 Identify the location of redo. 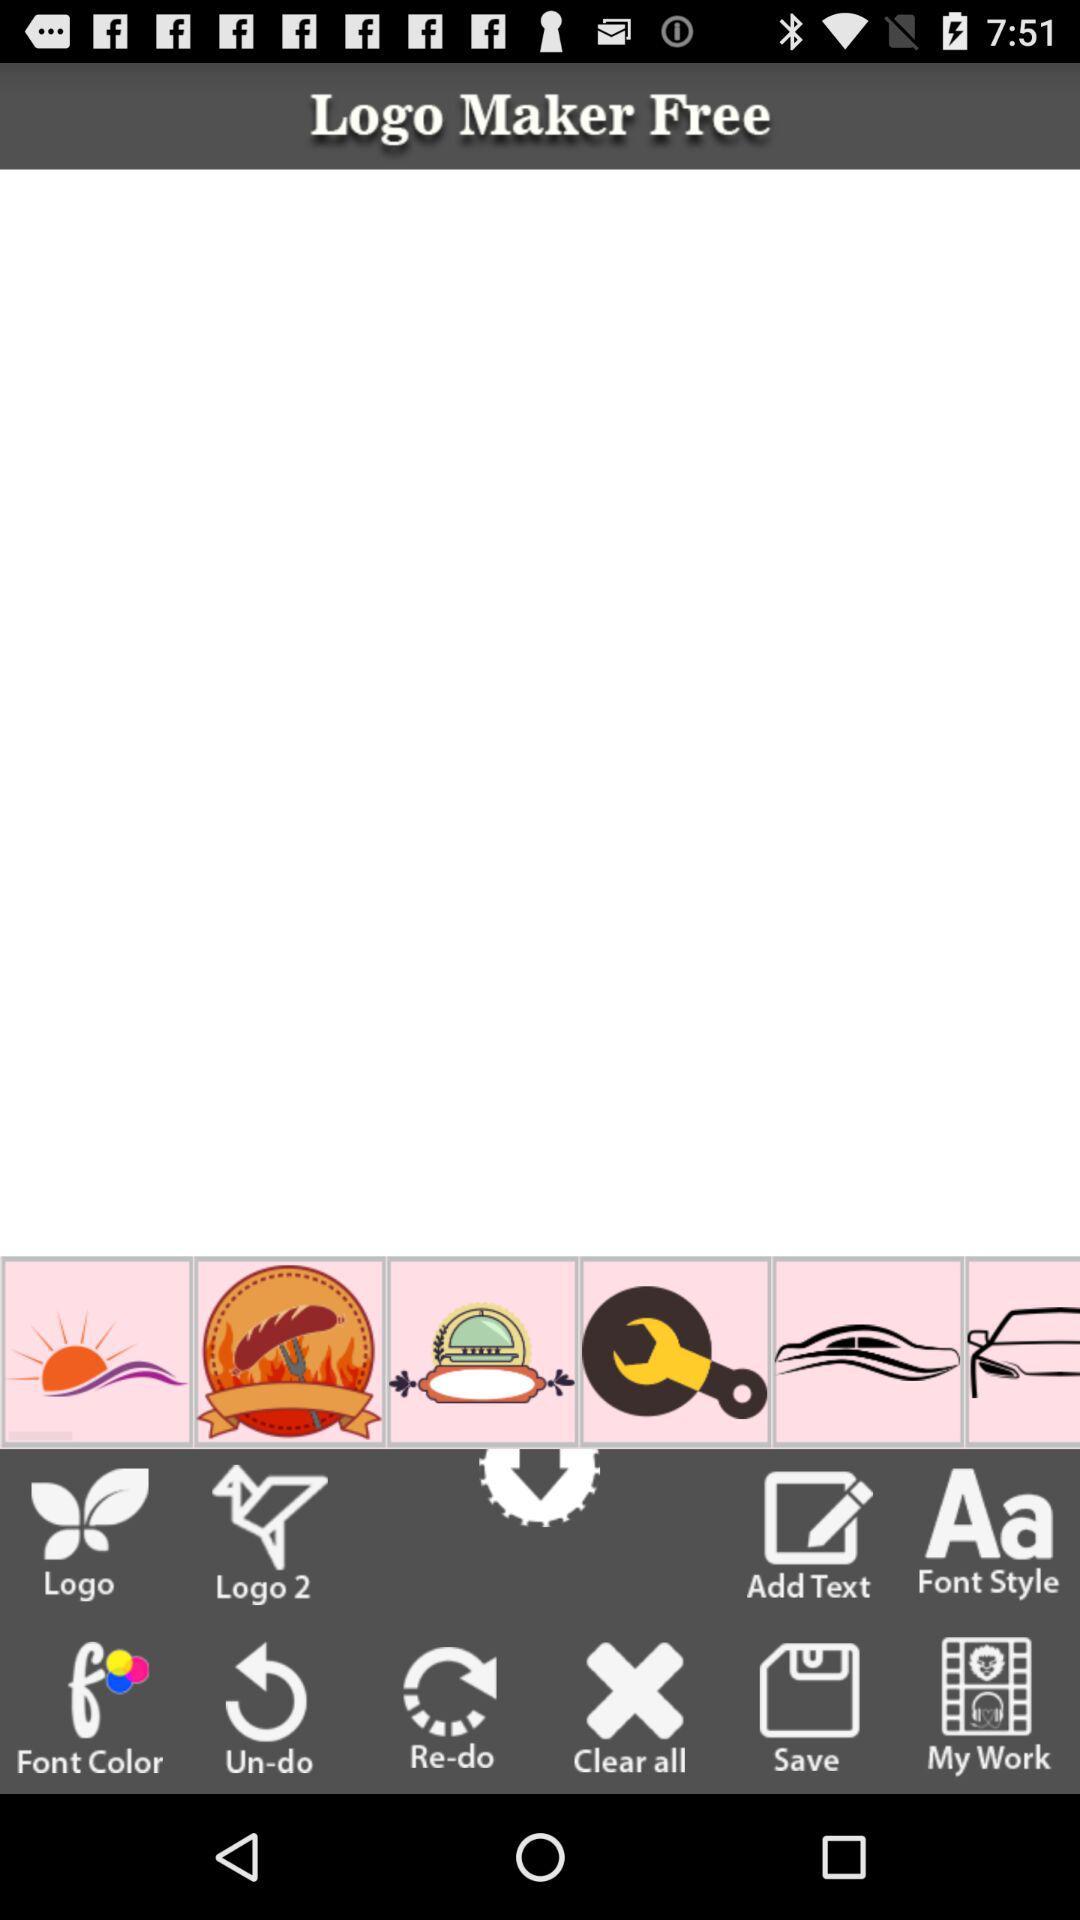
(450, 1706).